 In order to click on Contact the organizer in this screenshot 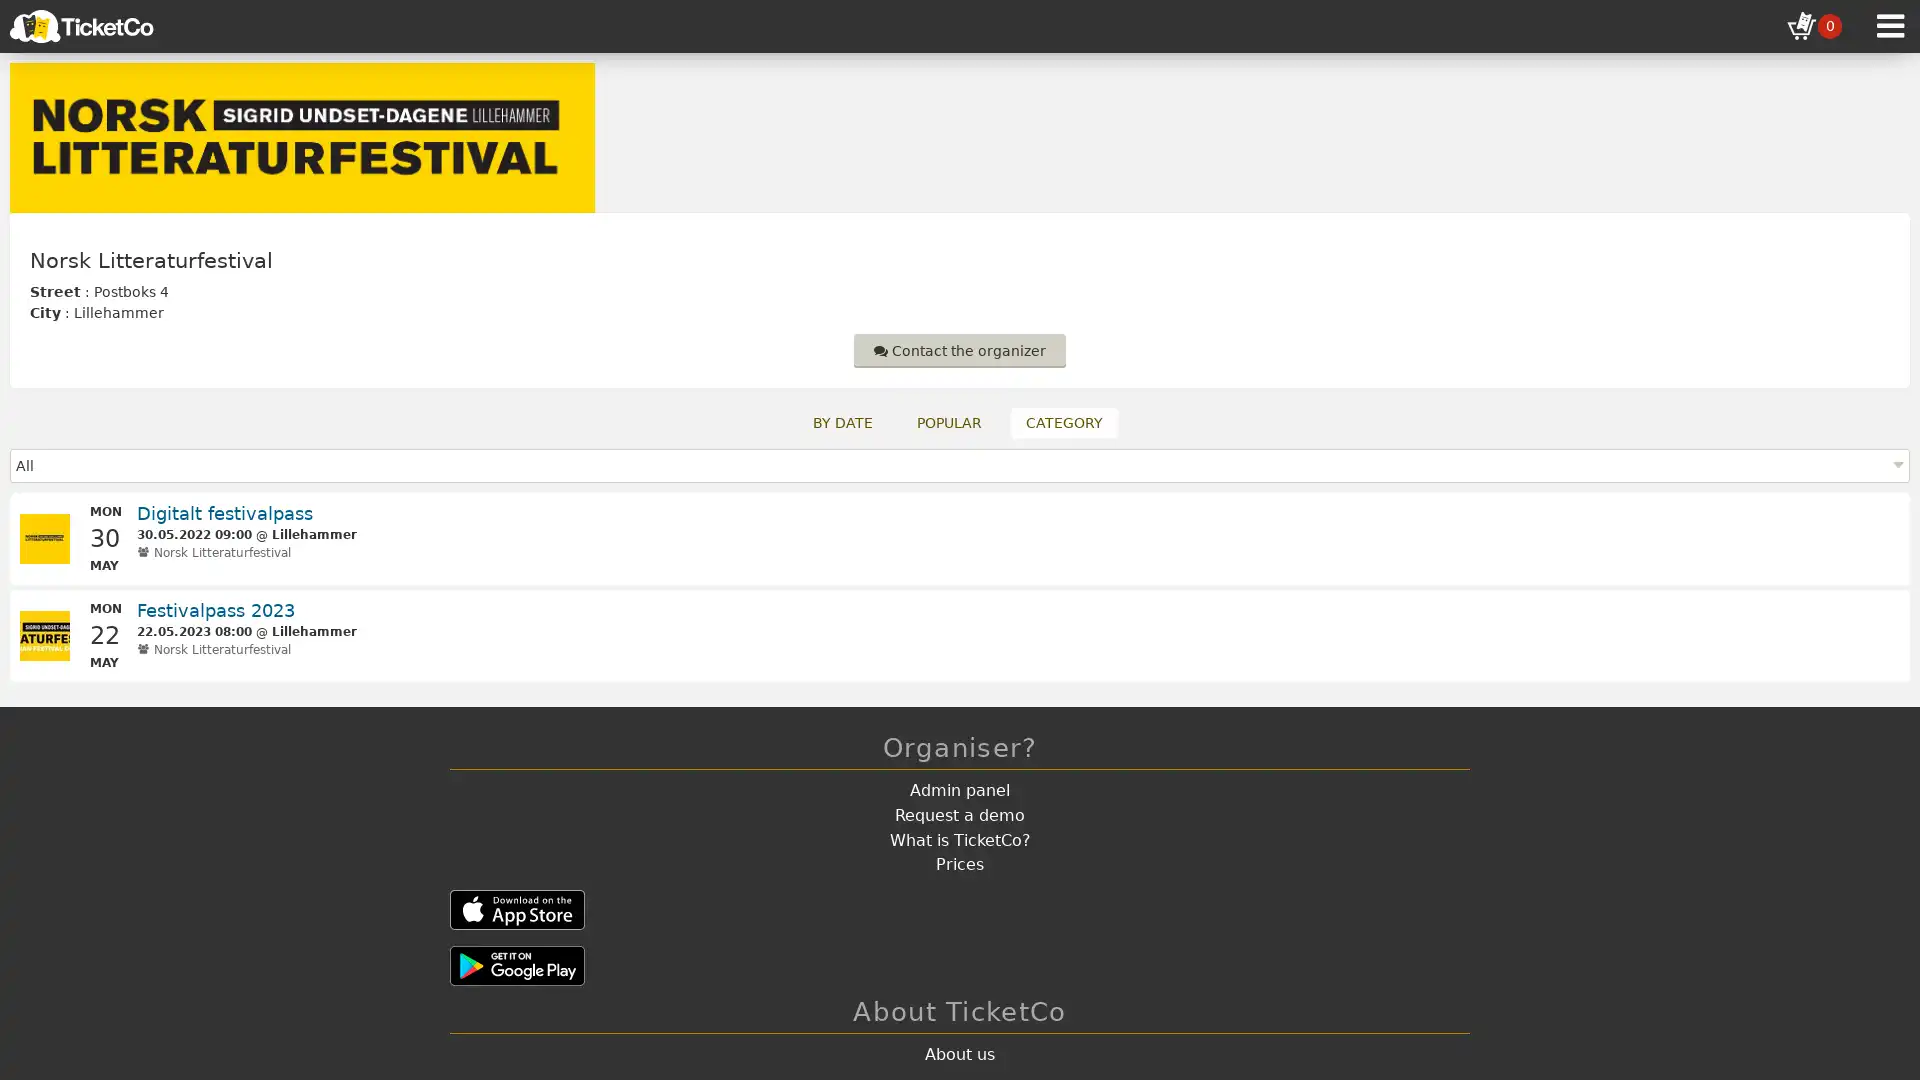, I will do `click(960, 349)`.